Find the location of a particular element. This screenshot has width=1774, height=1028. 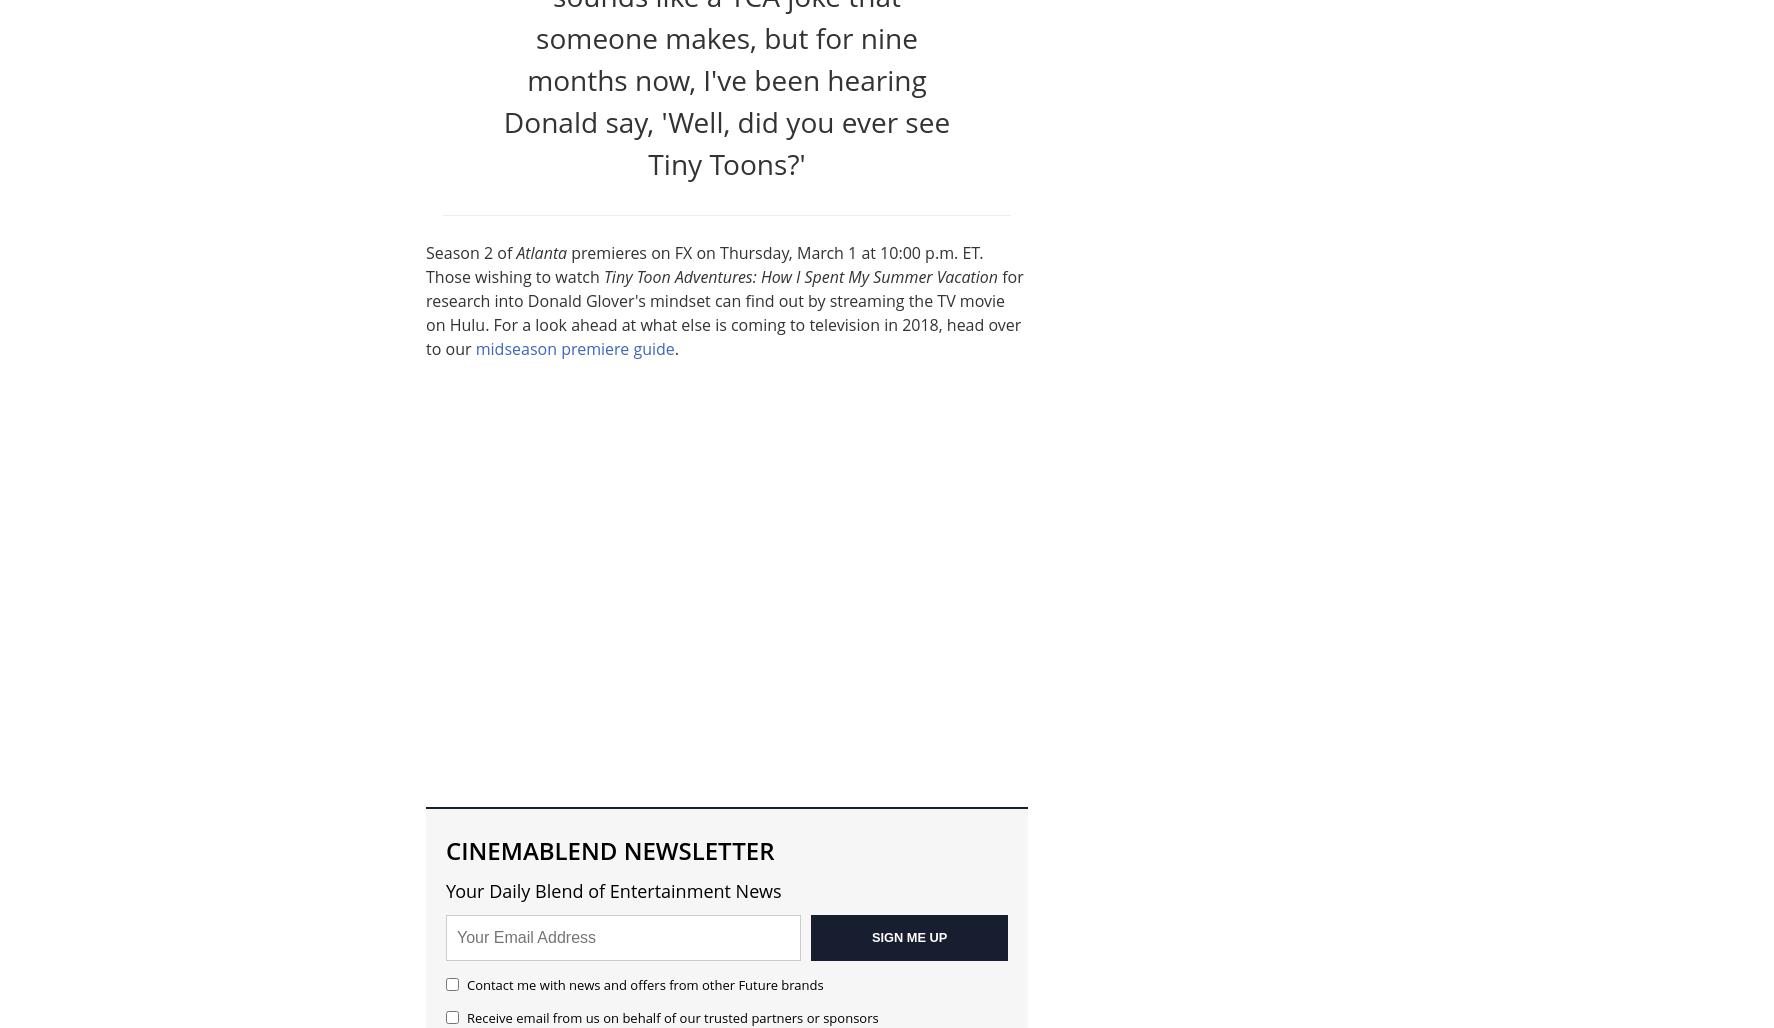

'for research into Donald Glover's mindset can find out by streaming the TV movie on Hulu. For a look ahead at what else is coming to television in 2018, head over to our' is located at coordinates (723, 311).